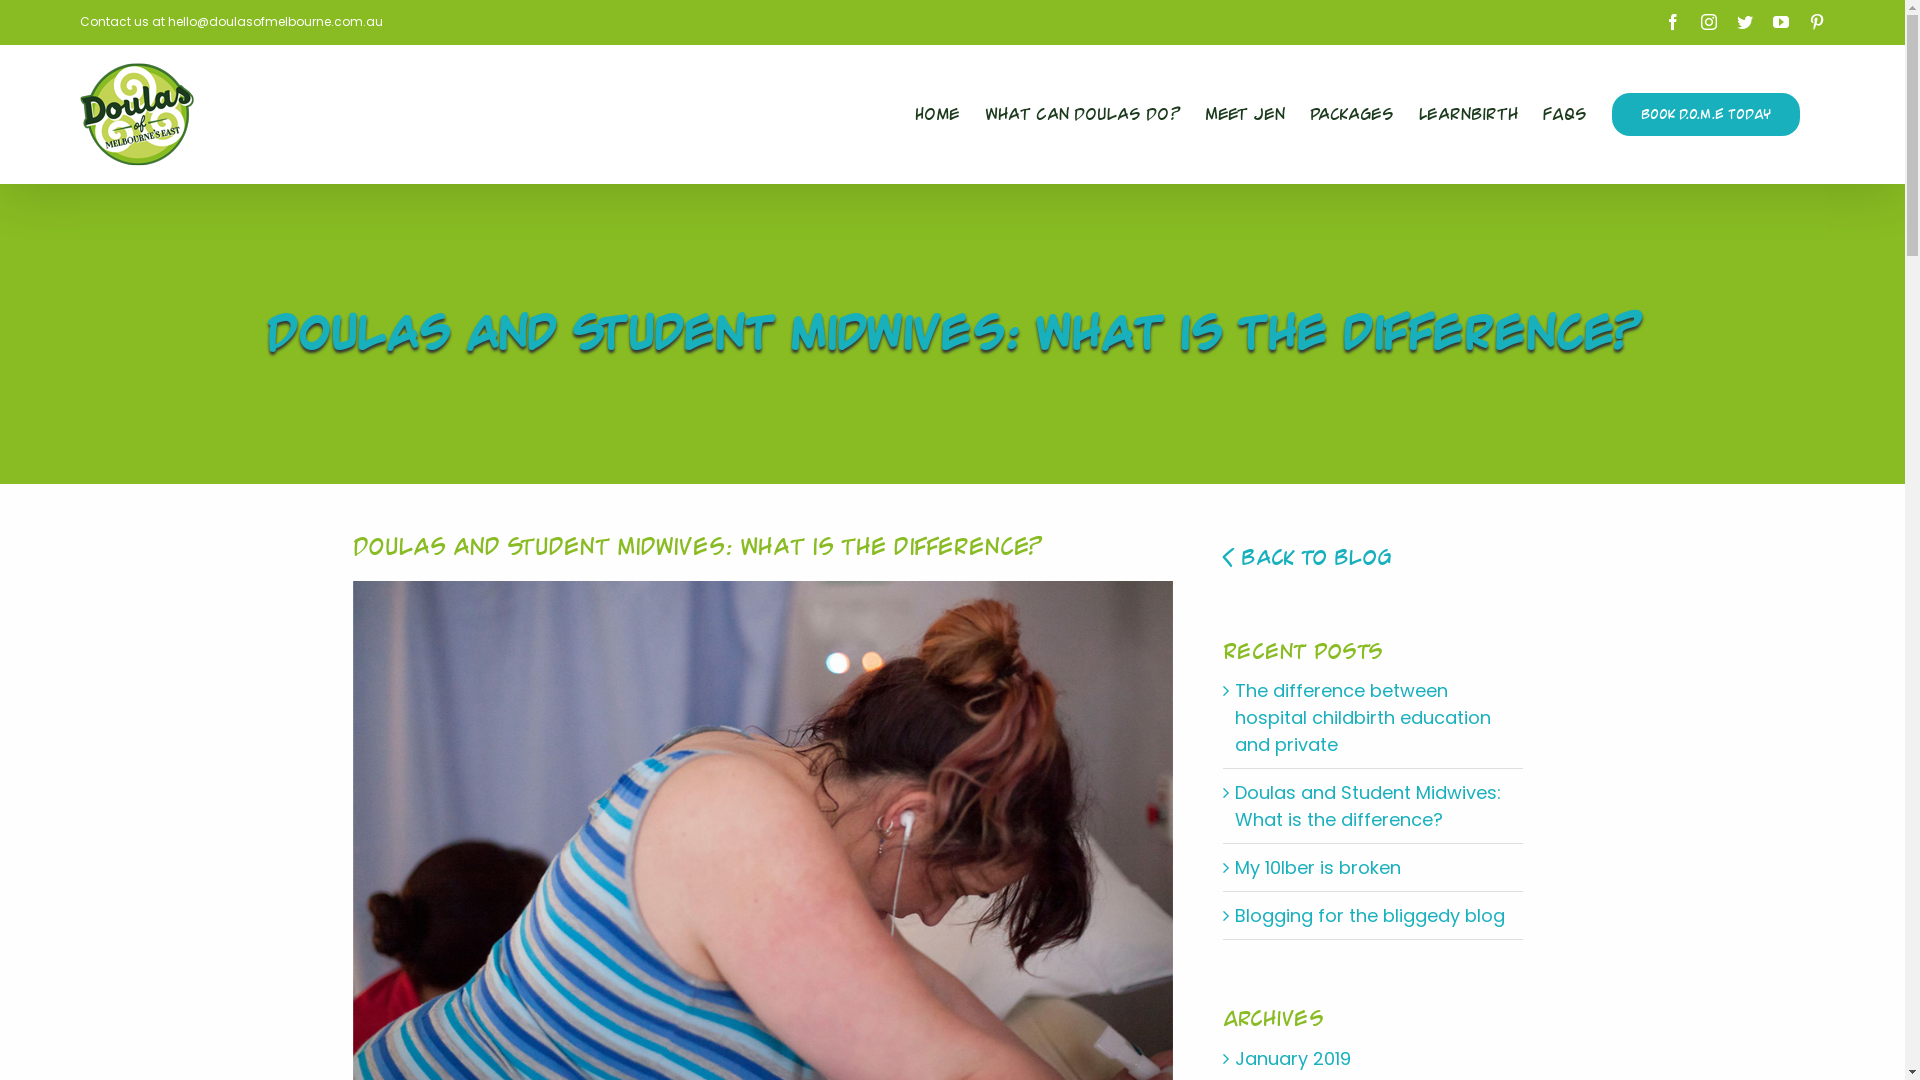 The height and width of the screenshot is (1080, 1920). Describe the element at coordinates (231, 21) in the screenshot. I see `'Contact us at hello@doulasofmelbourne.com.au'` at that location.